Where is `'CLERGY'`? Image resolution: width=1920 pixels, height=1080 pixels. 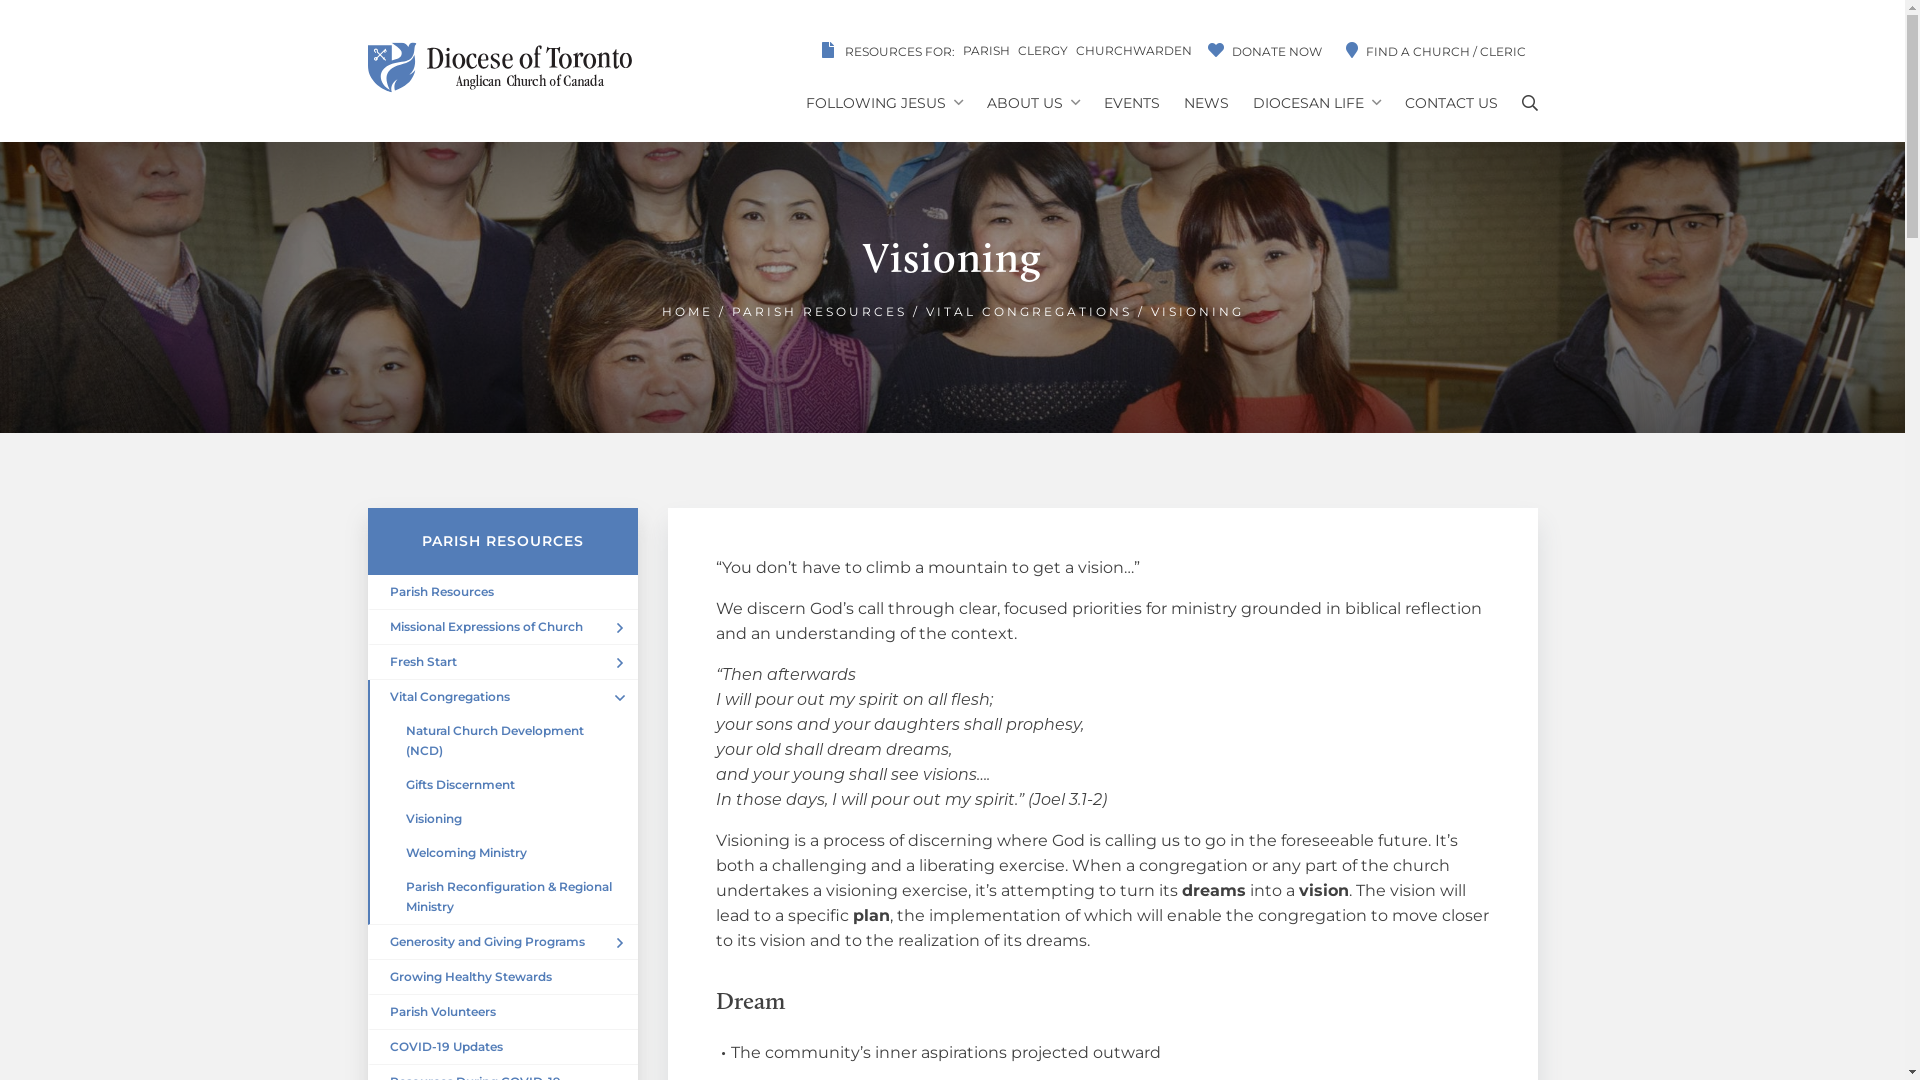
'CLERGY' is located at coordinates (1041, 49).